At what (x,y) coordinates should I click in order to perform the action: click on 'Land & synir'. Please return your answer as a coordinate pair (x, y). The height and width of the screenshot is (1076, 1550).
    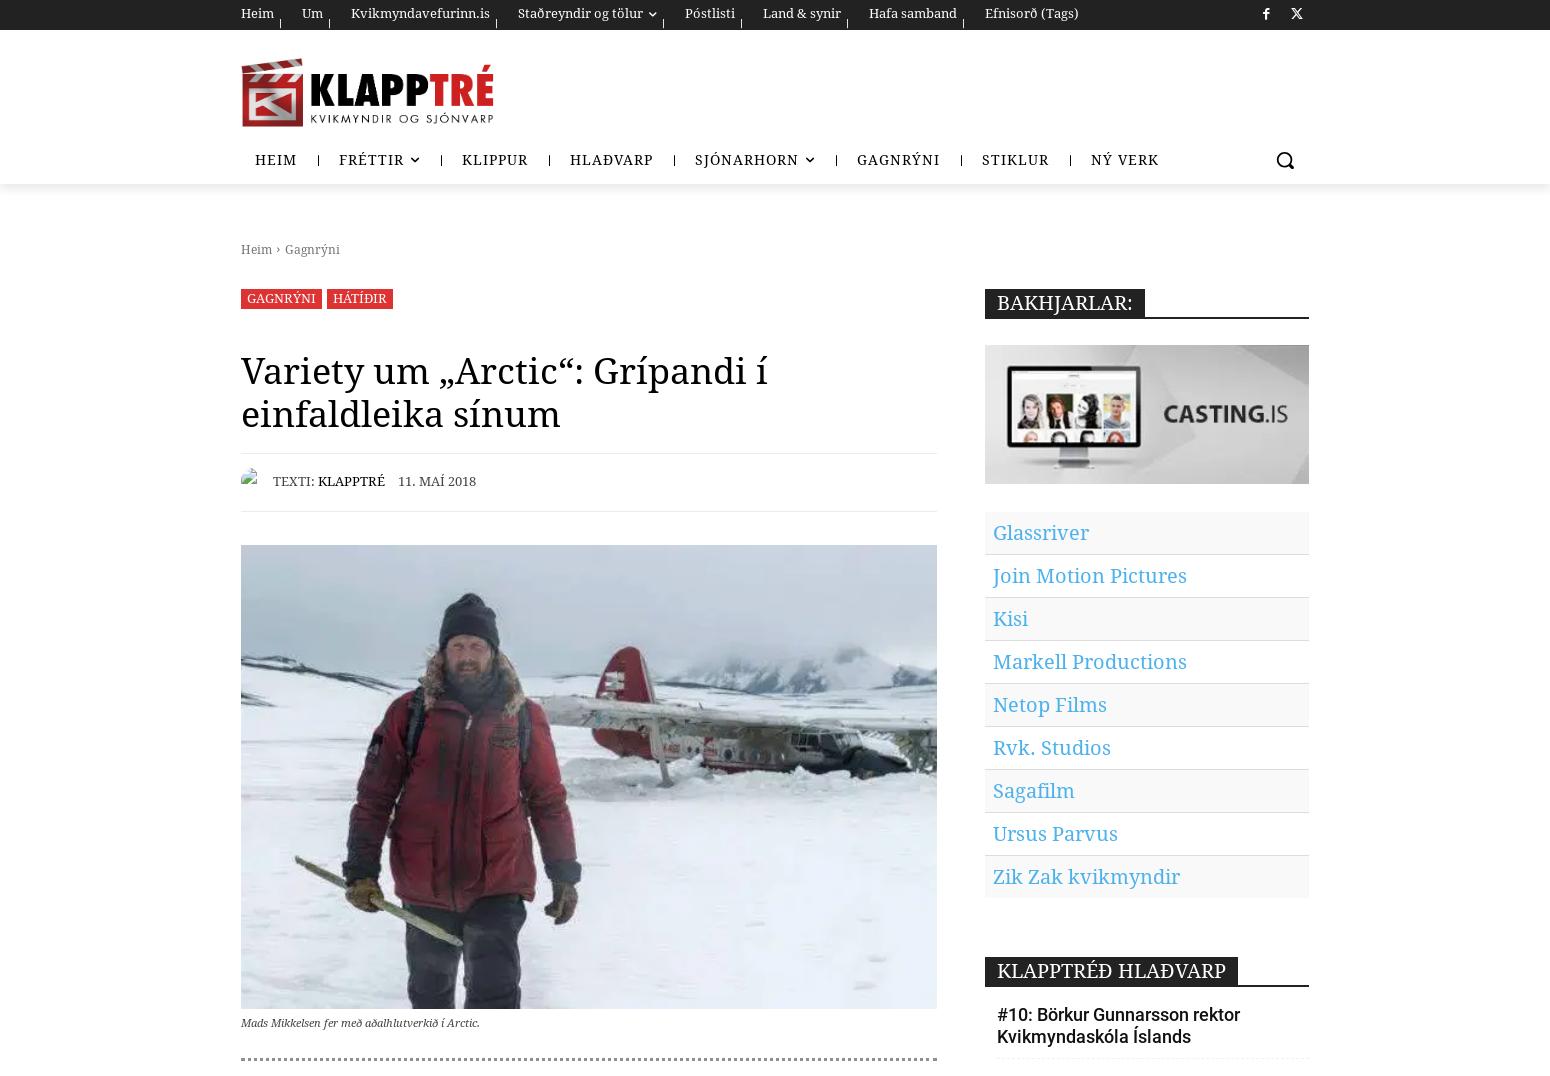
    Looking at the image, I should click on (800, 12).